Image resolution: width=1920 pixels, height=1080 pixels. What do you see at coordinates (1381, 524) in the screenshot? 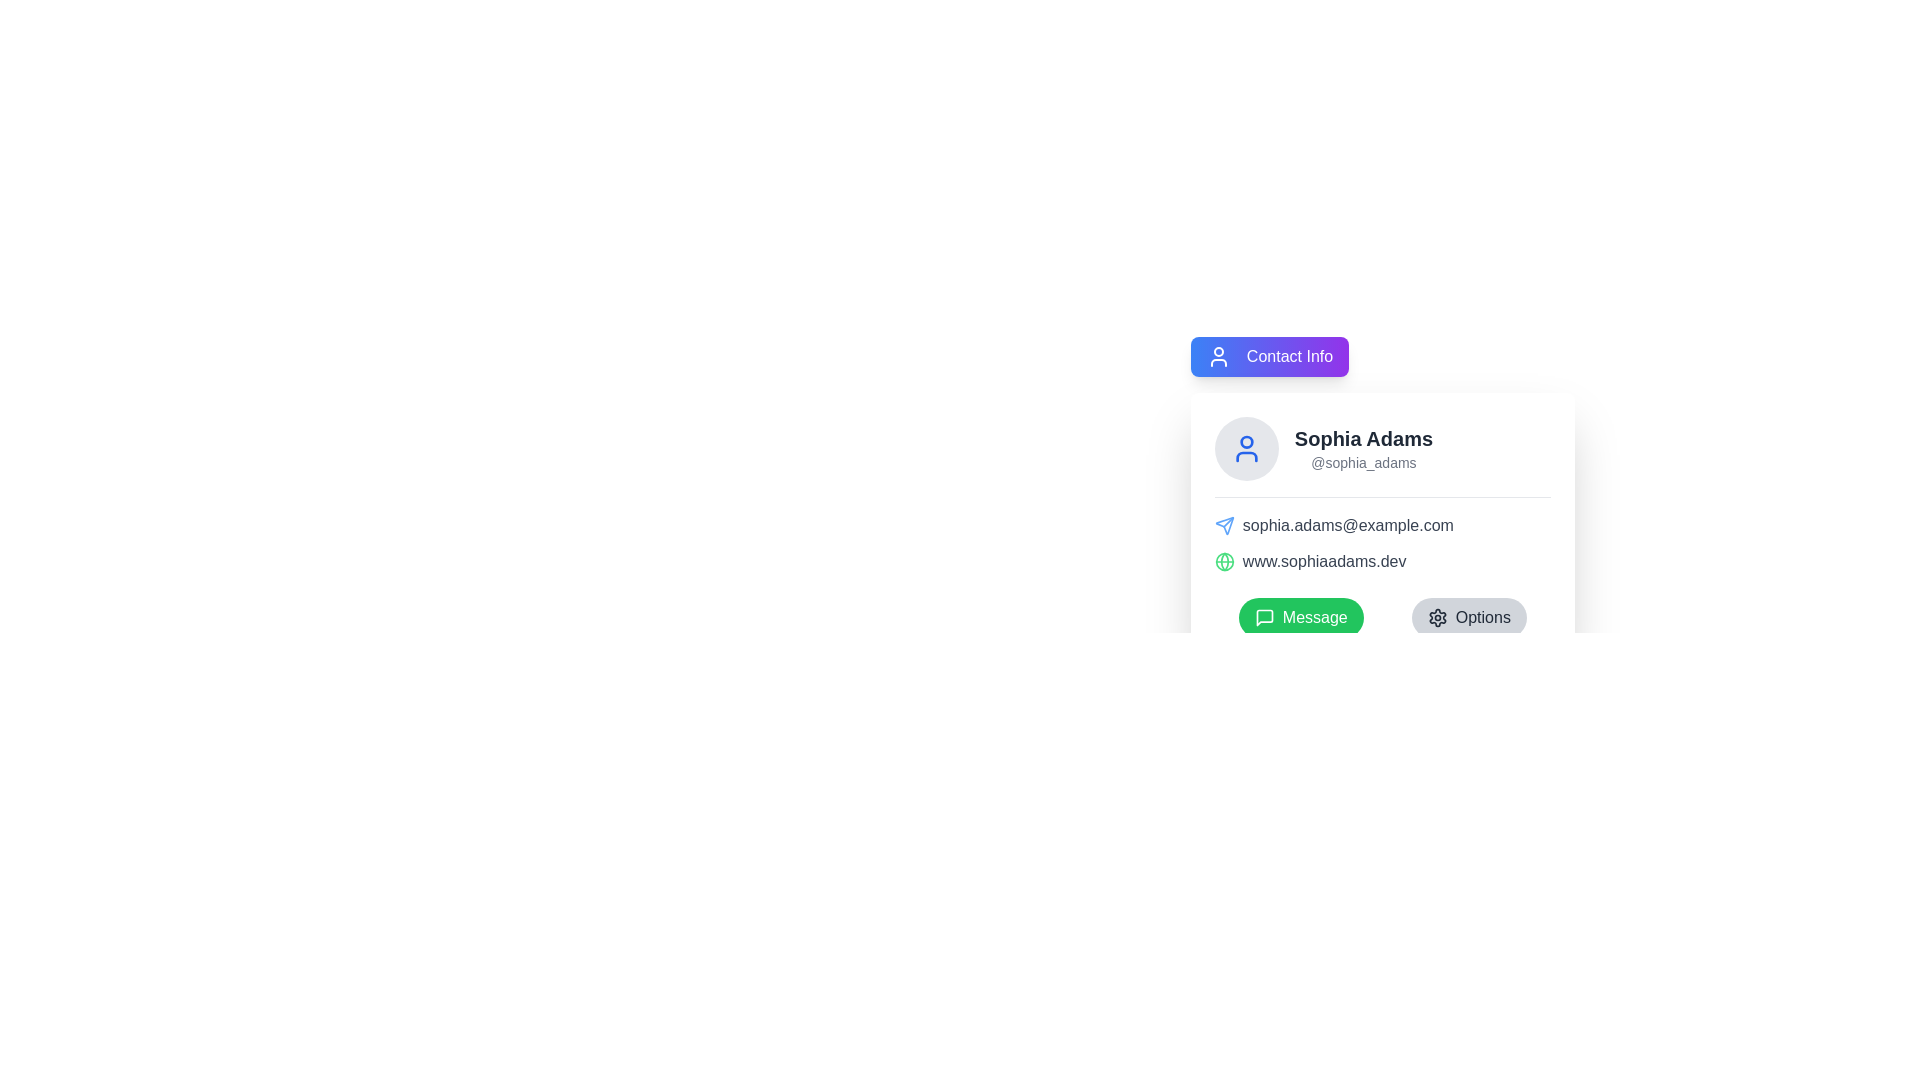
I see `the text label displaying 'sophia.adams@example.com', which is styled in light gray and located beneath the name 'Sophia Adams'` at bounding box center [1381, 524].